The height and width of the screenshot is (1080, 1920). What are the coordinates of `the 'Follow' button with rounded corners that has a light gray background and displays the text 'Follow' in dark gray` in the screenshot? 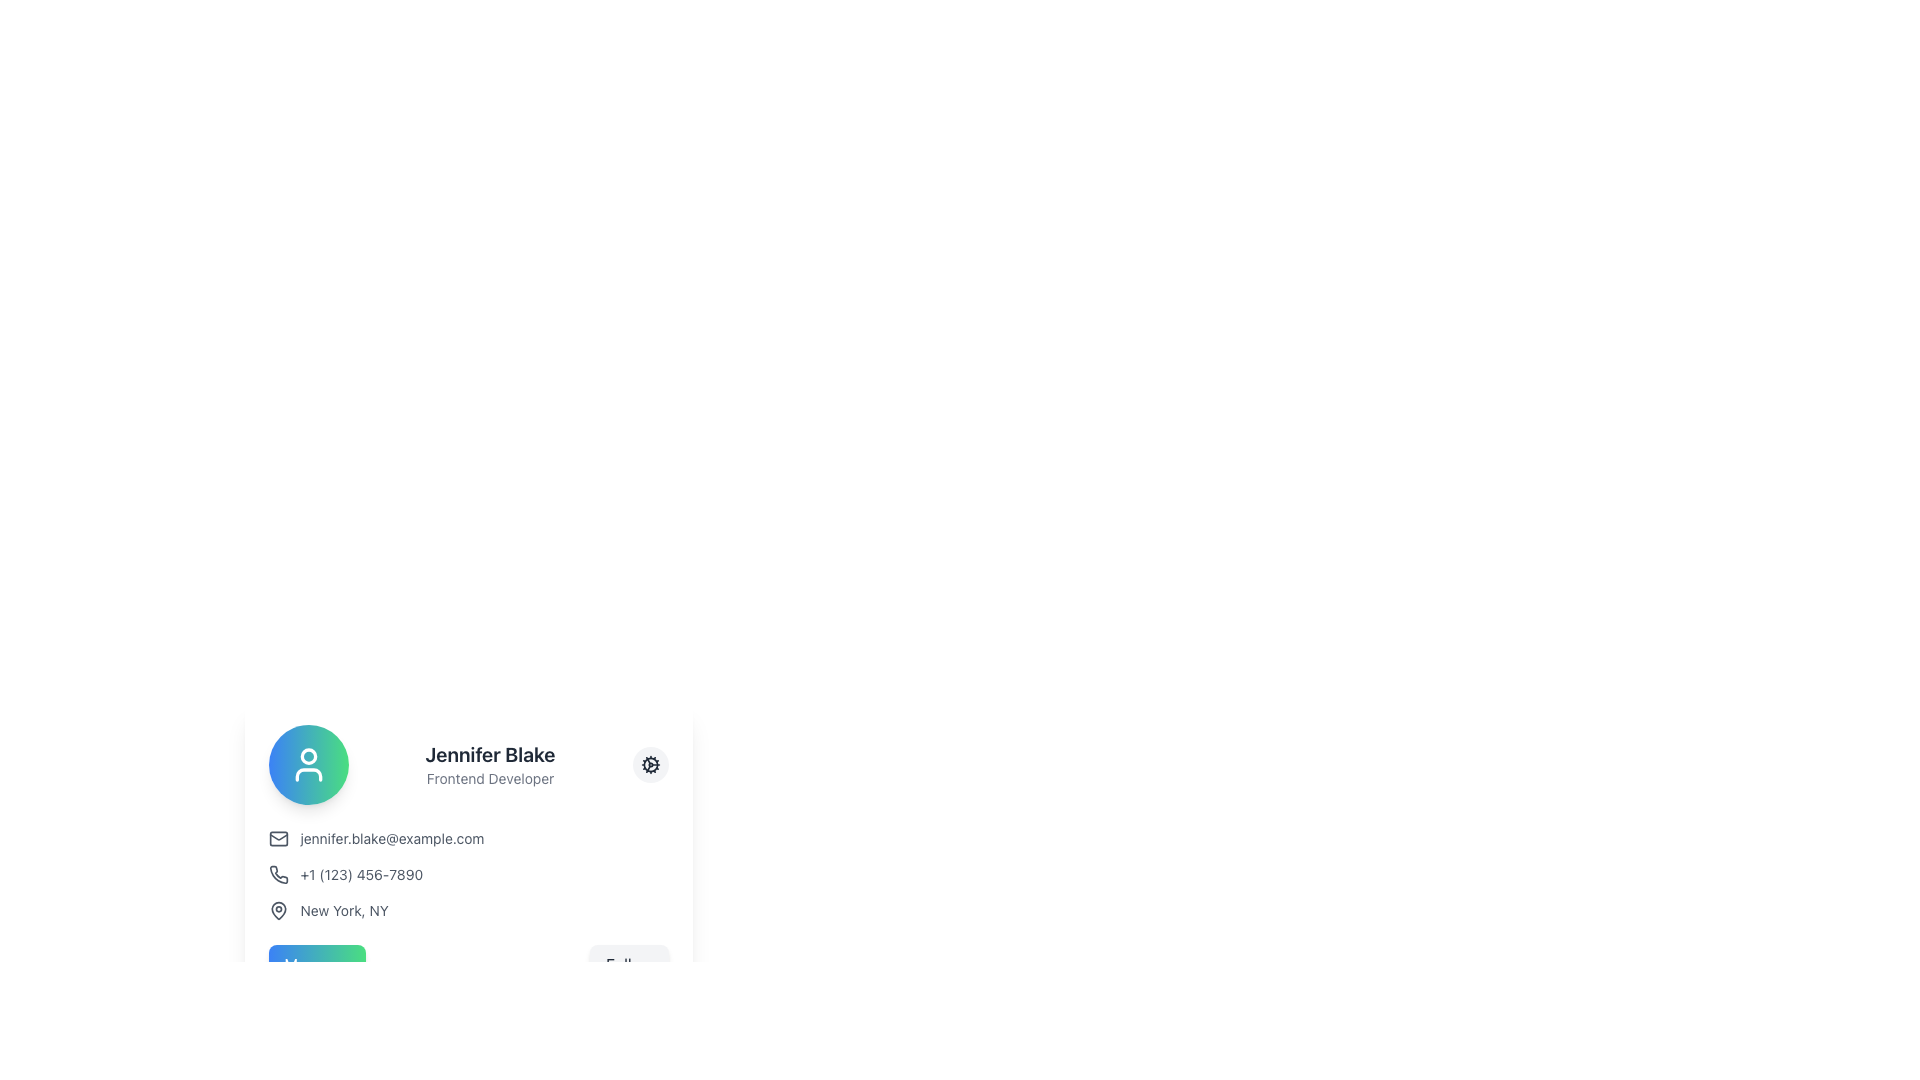 It's located at (628, 963).